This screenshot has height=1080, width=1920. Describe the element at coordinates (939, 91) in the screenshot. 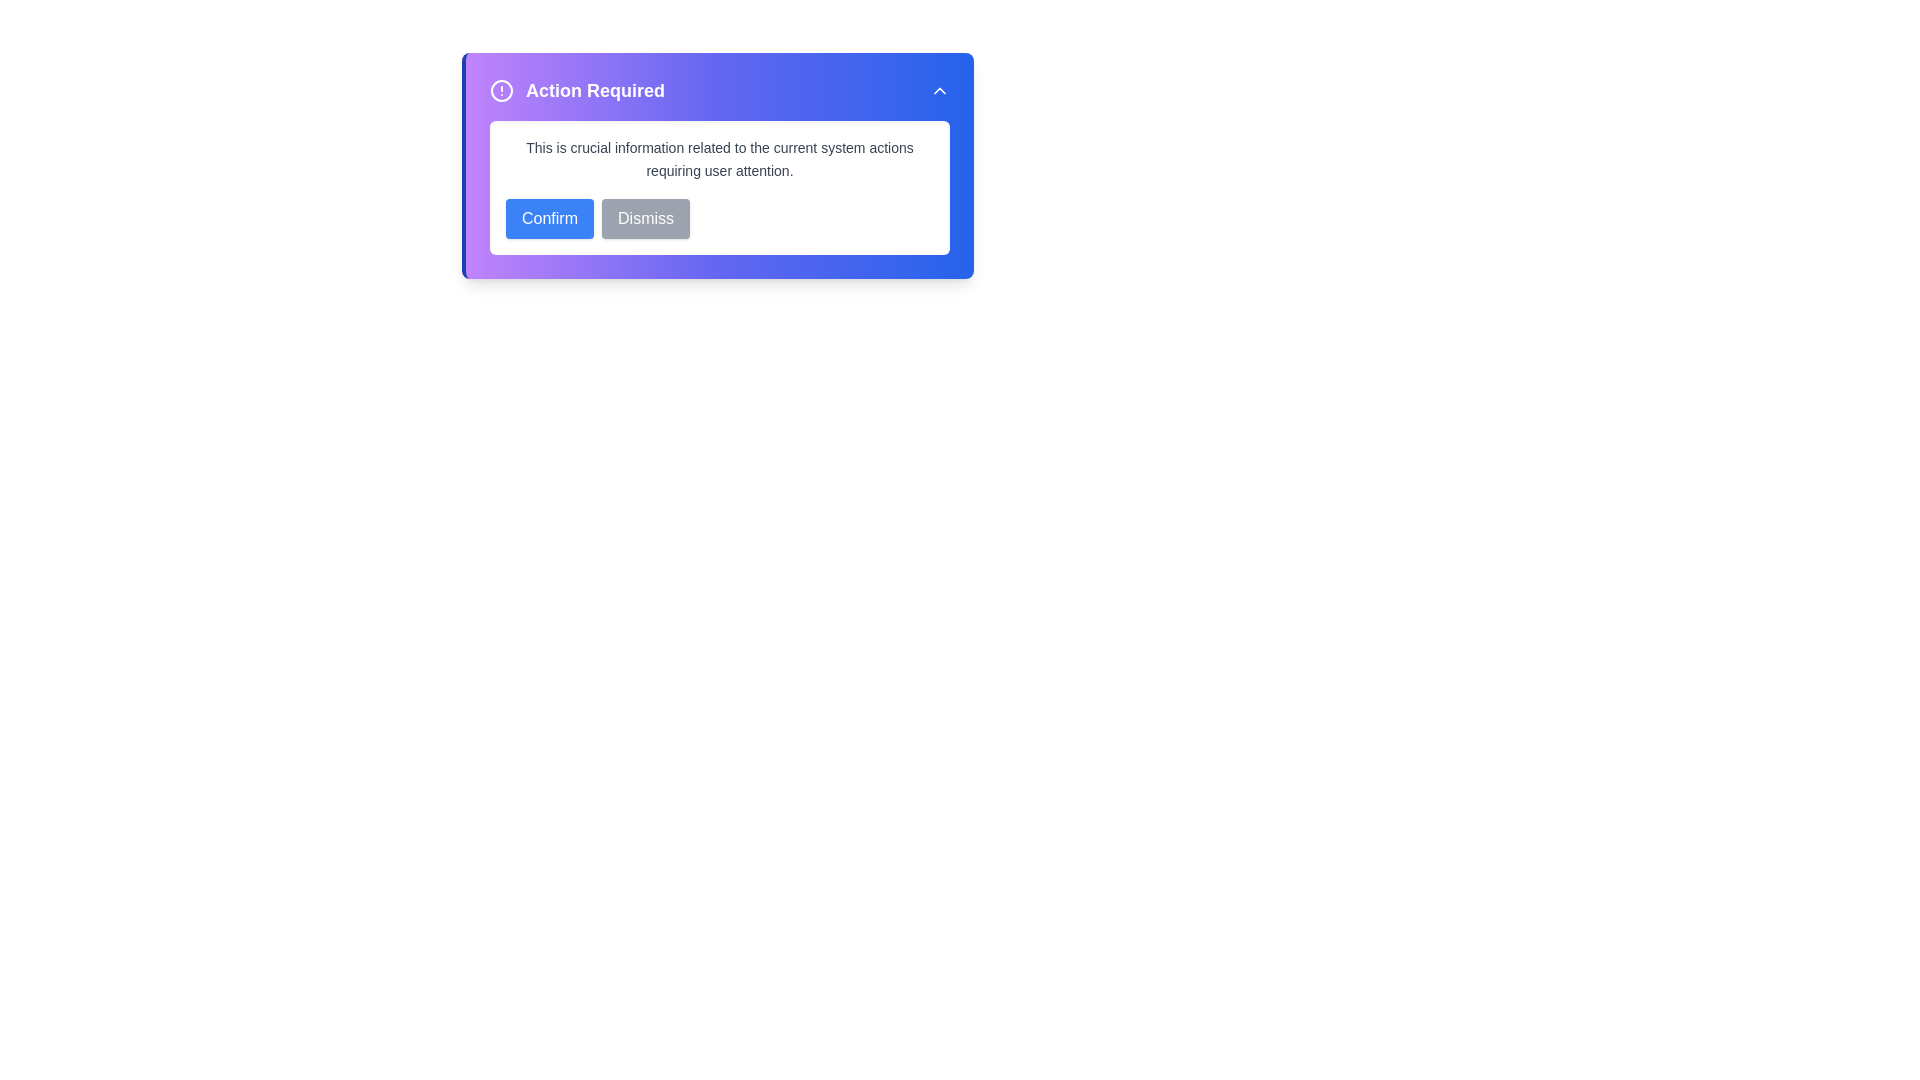

I see `dropdown button to toggle the visibility of detailed information` at that location.